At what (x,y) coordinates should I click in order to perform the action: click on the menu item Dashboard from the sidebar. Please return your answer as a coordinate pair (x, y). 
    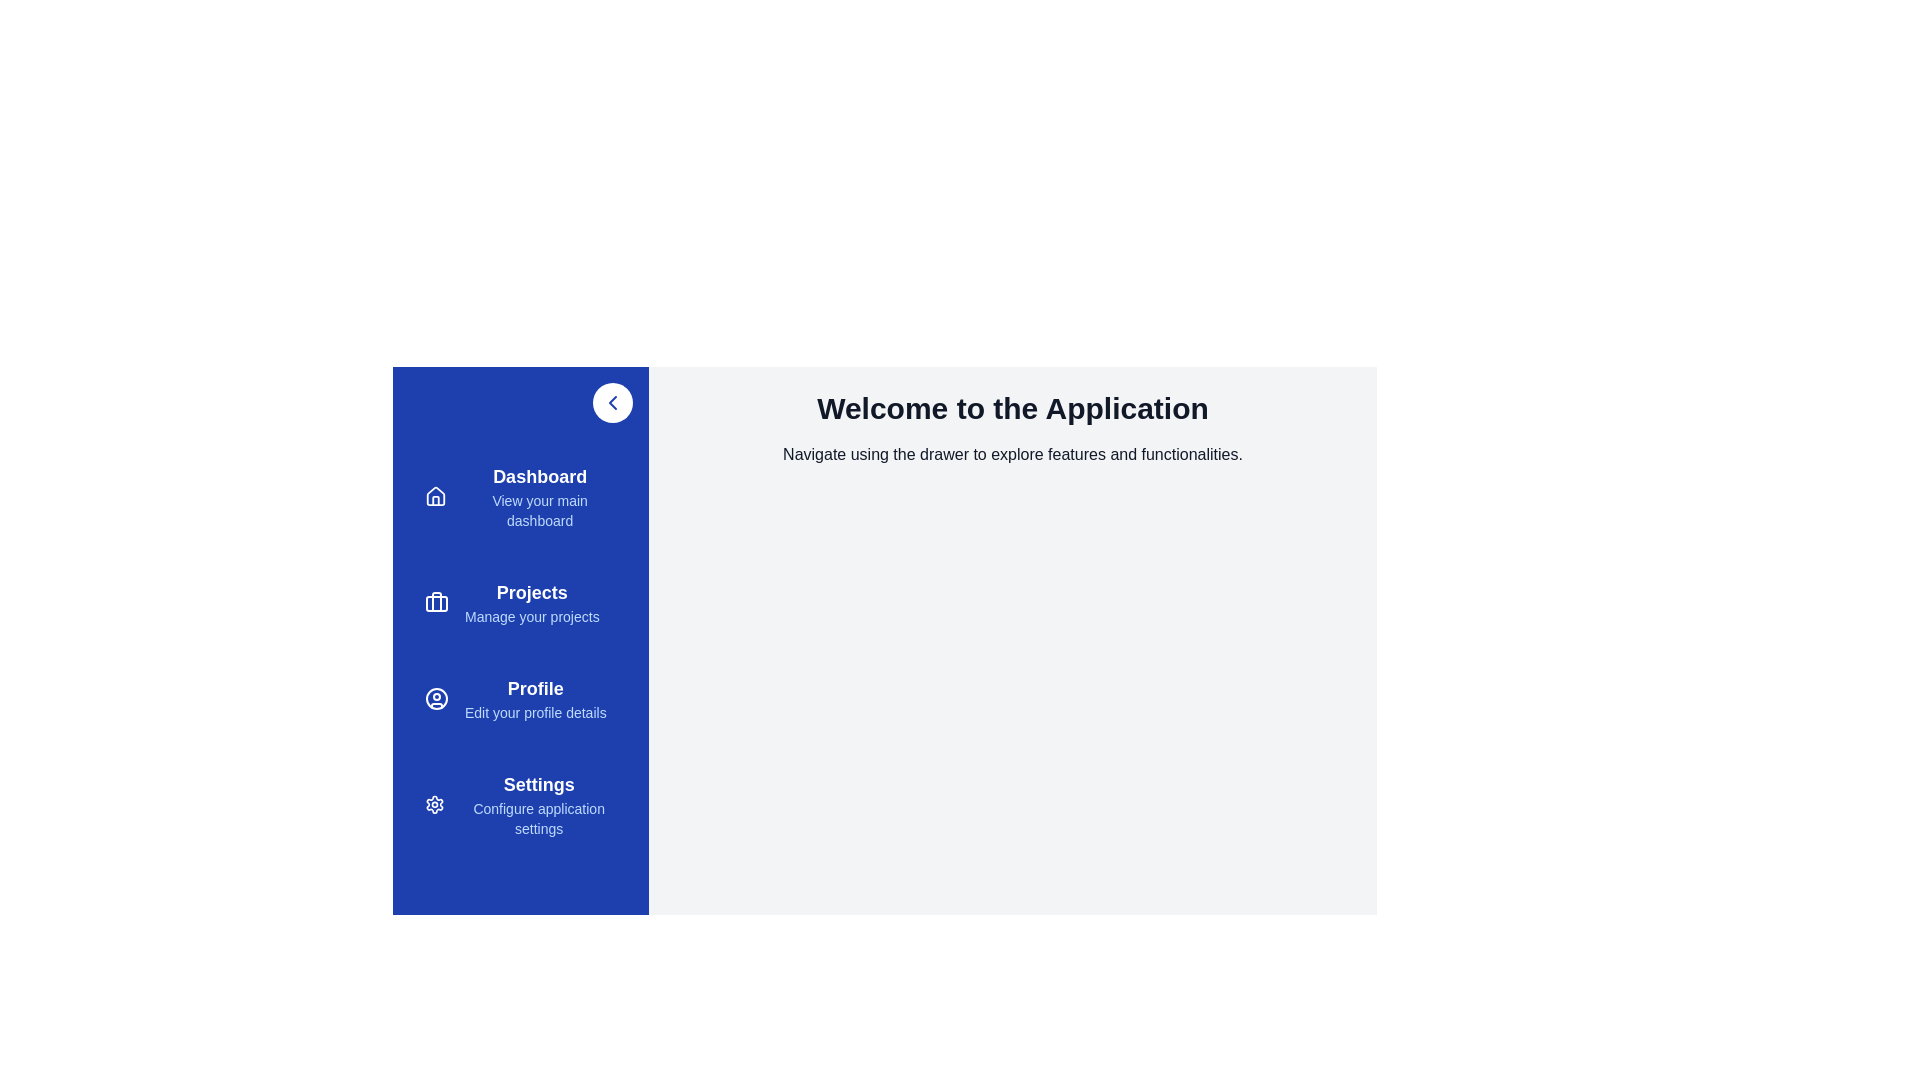
    Looking at the image, I should click on (521, 496).